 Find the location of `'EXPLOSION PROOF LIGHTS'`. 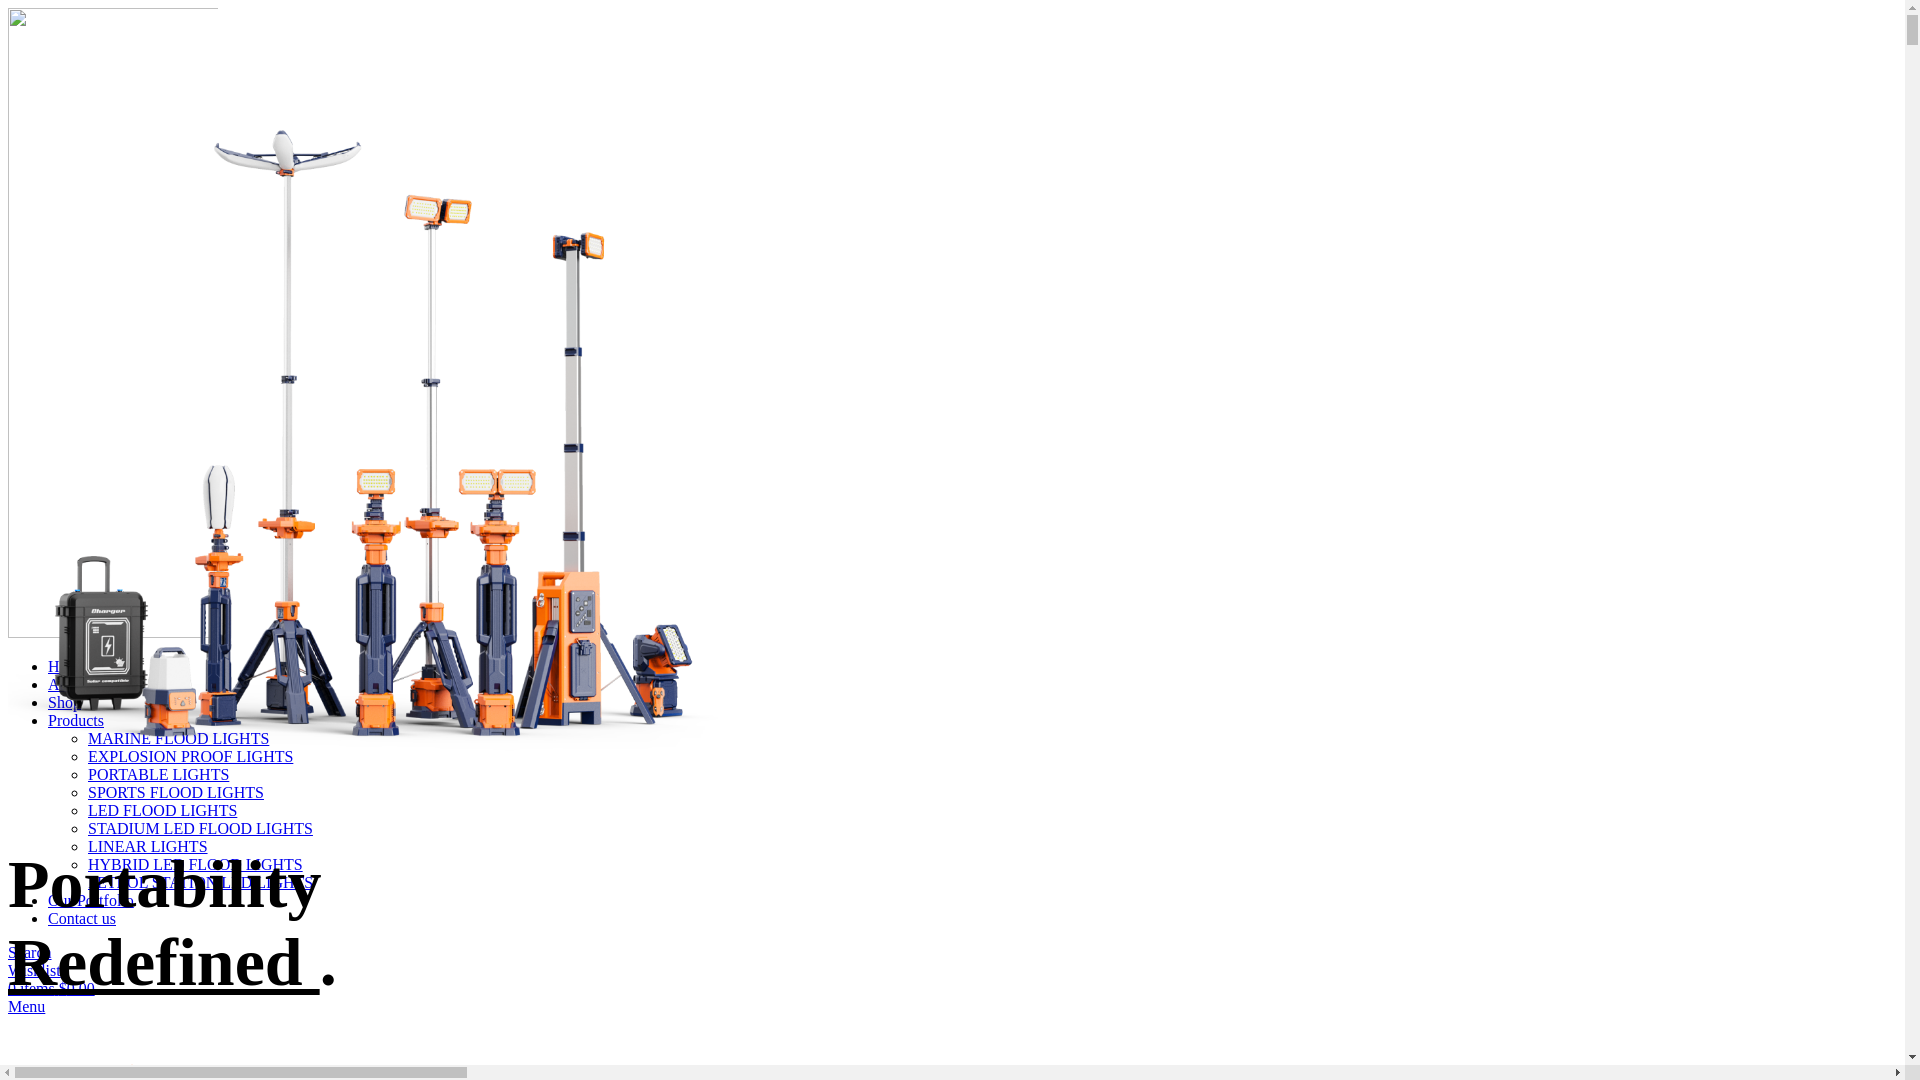

'EXPLOSION PROOF LIGHTS' is located at coordinates (190, 756).